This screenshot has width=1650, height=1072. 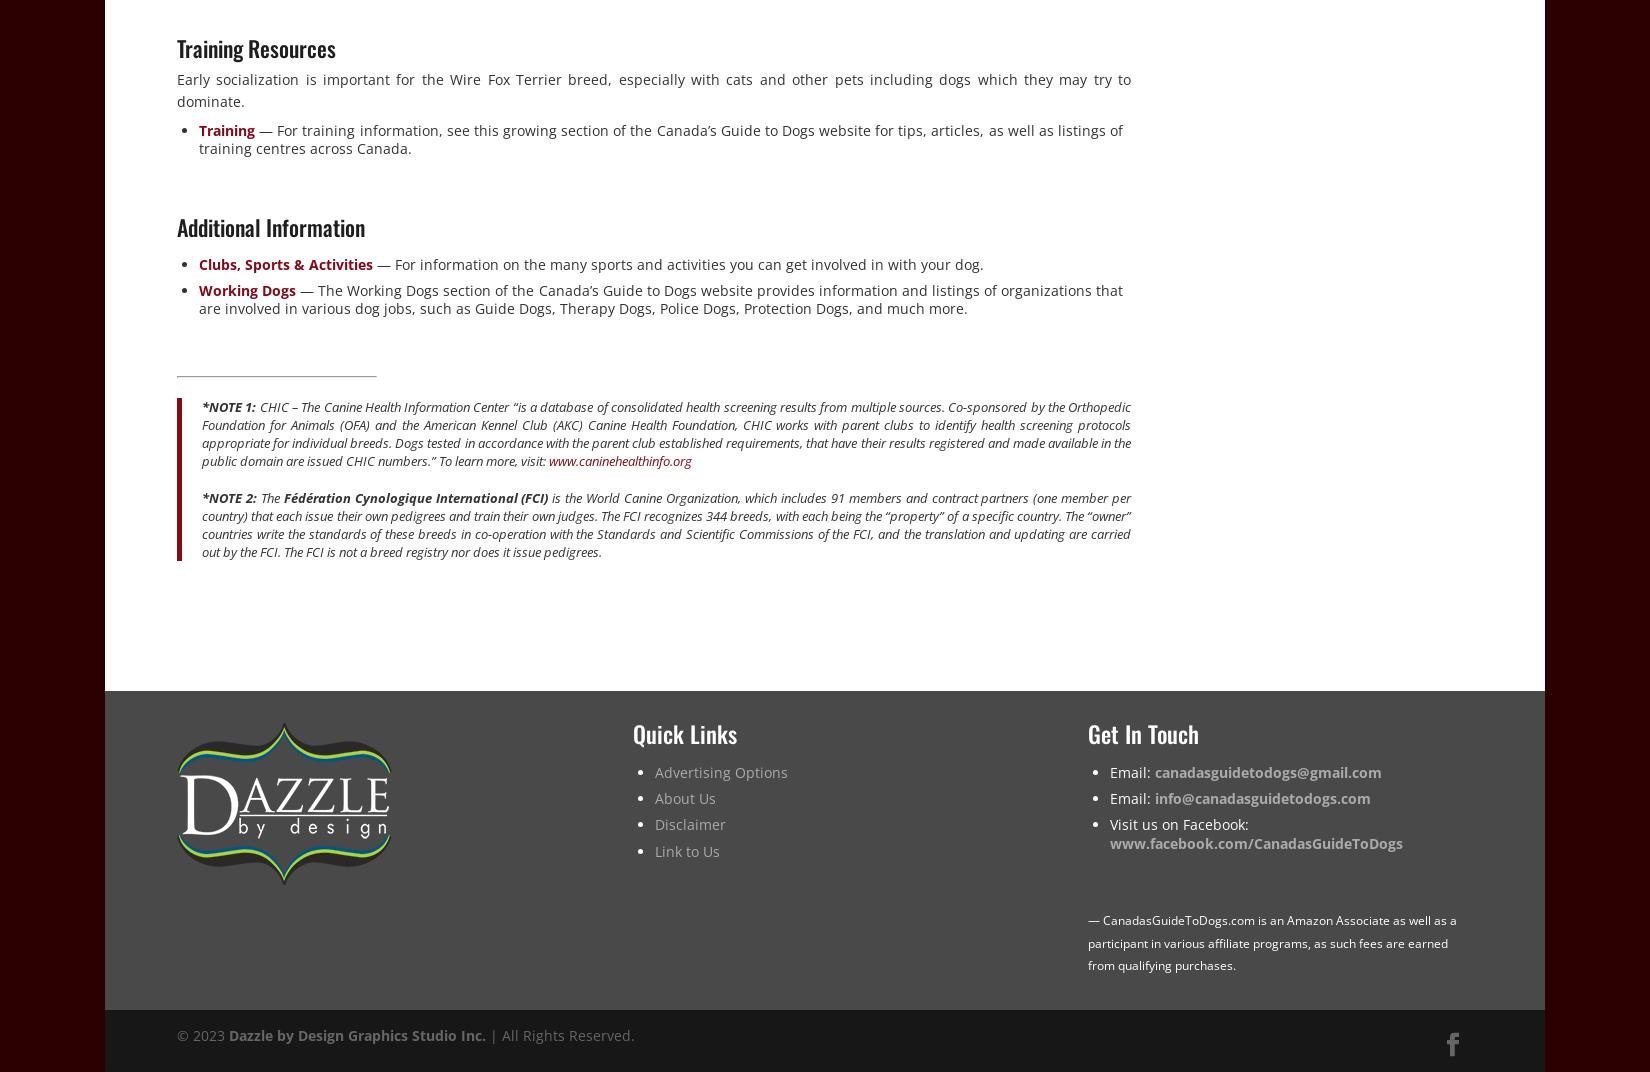 I want to click on 'Training Resources', so click(x=256, y=45).